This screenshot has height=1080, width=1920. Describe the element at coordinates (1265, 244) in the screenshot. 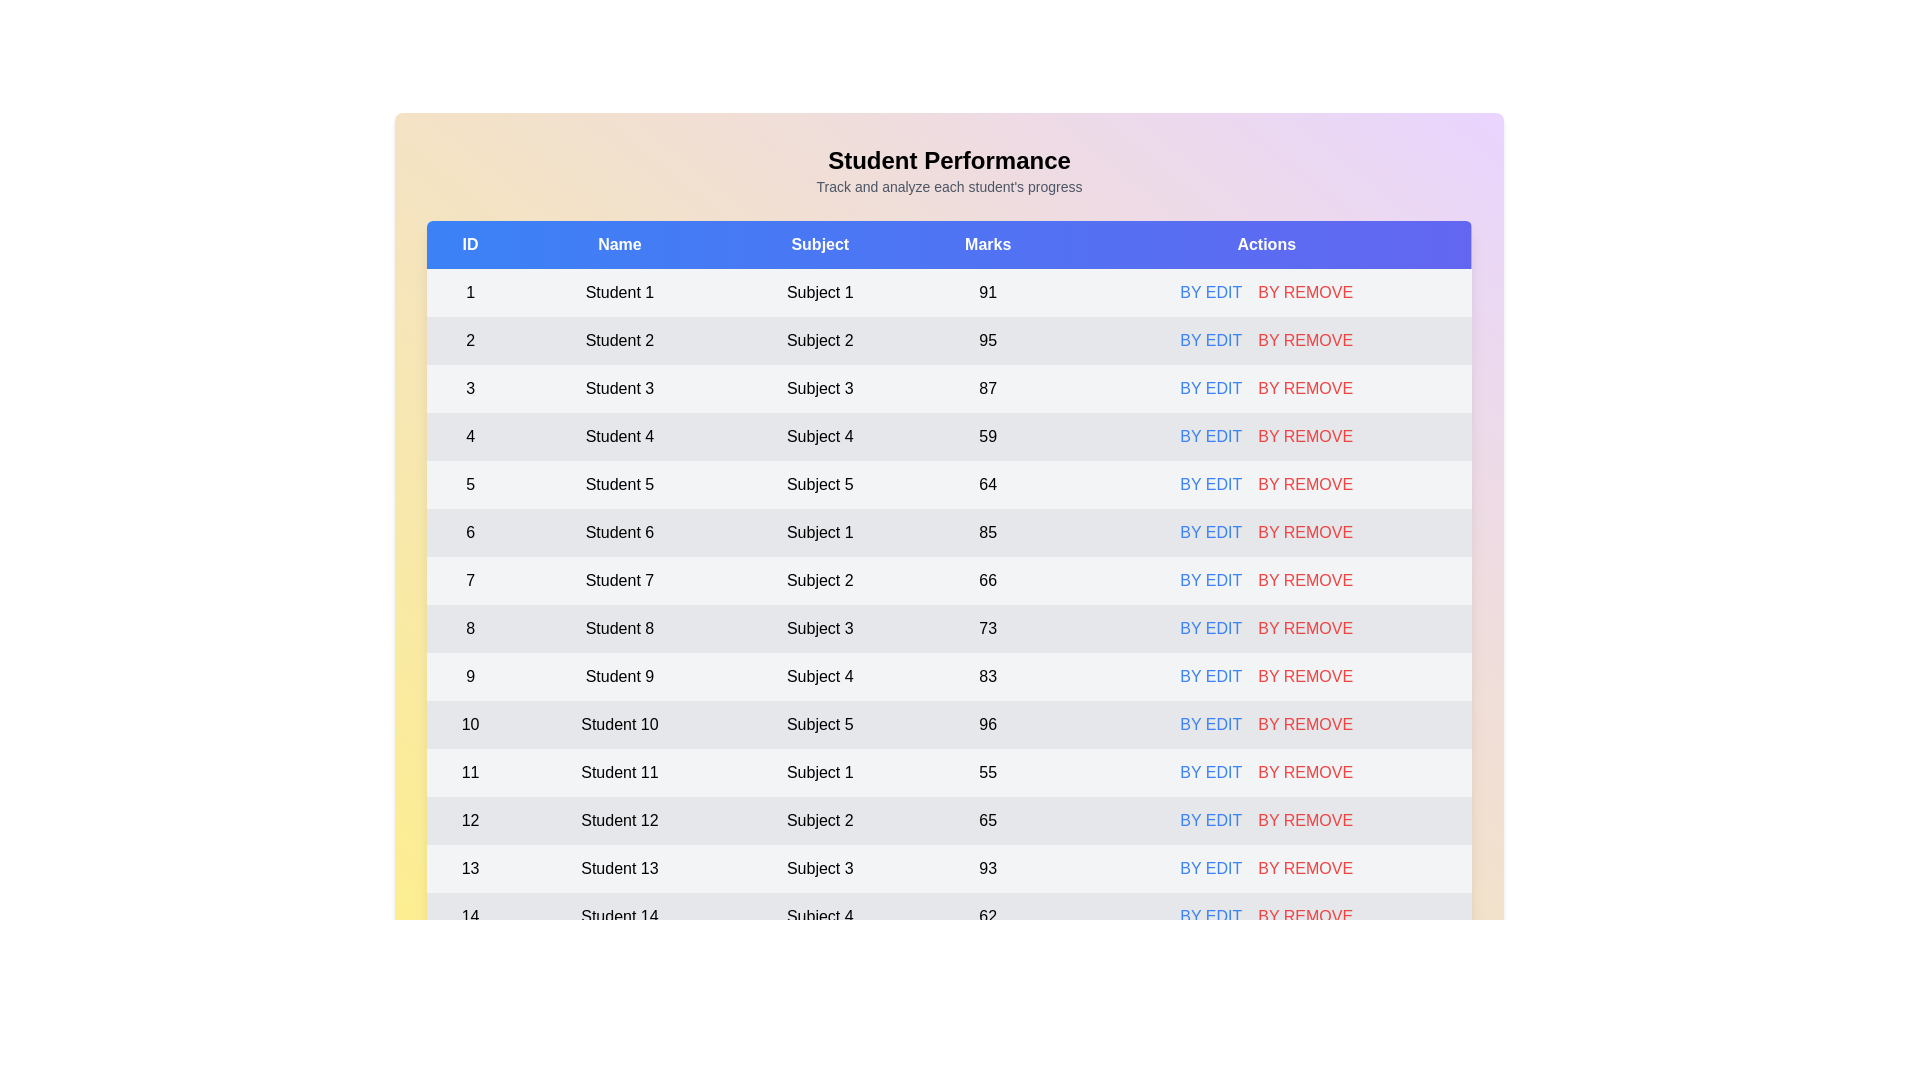

I see `the table header to sort by Actions` at that location.